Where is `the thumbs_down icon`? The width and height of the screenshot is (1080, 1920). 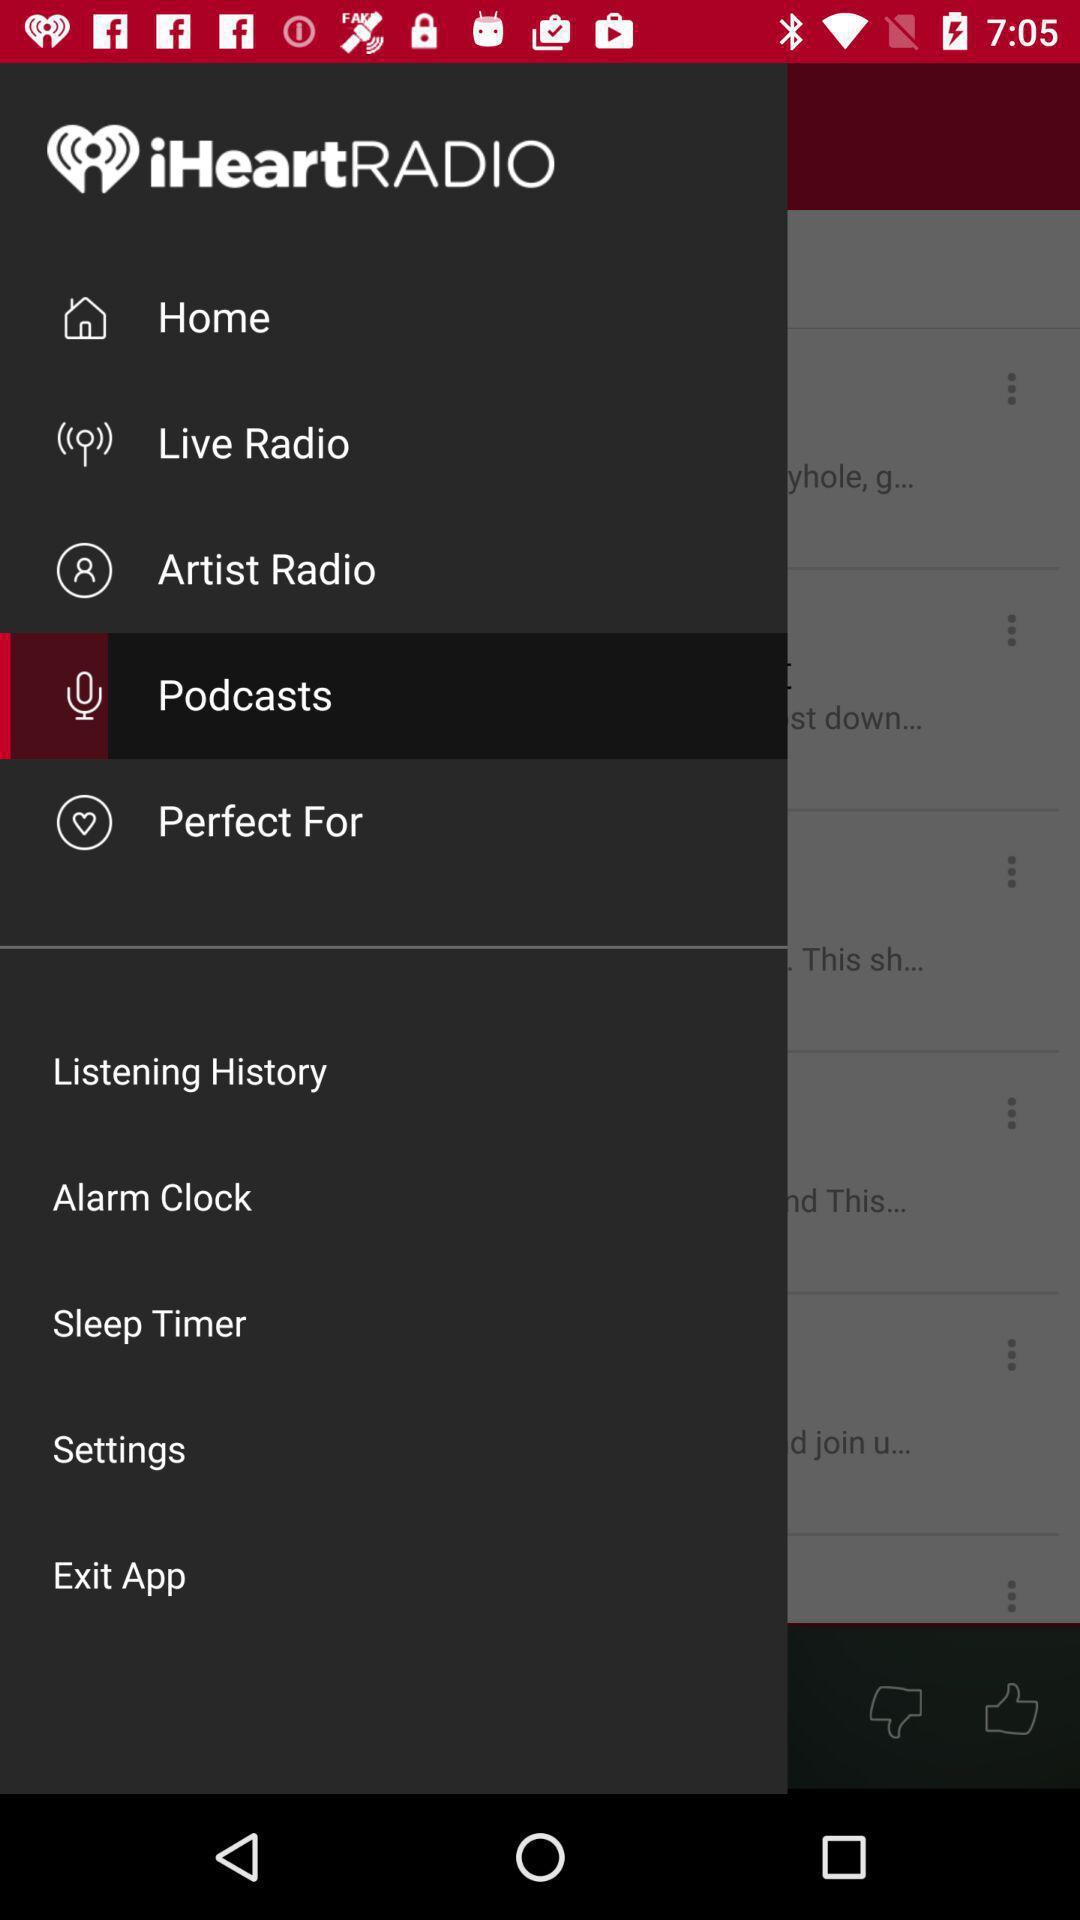
the thumbs_down icon is located at coordinates (894, 1708).